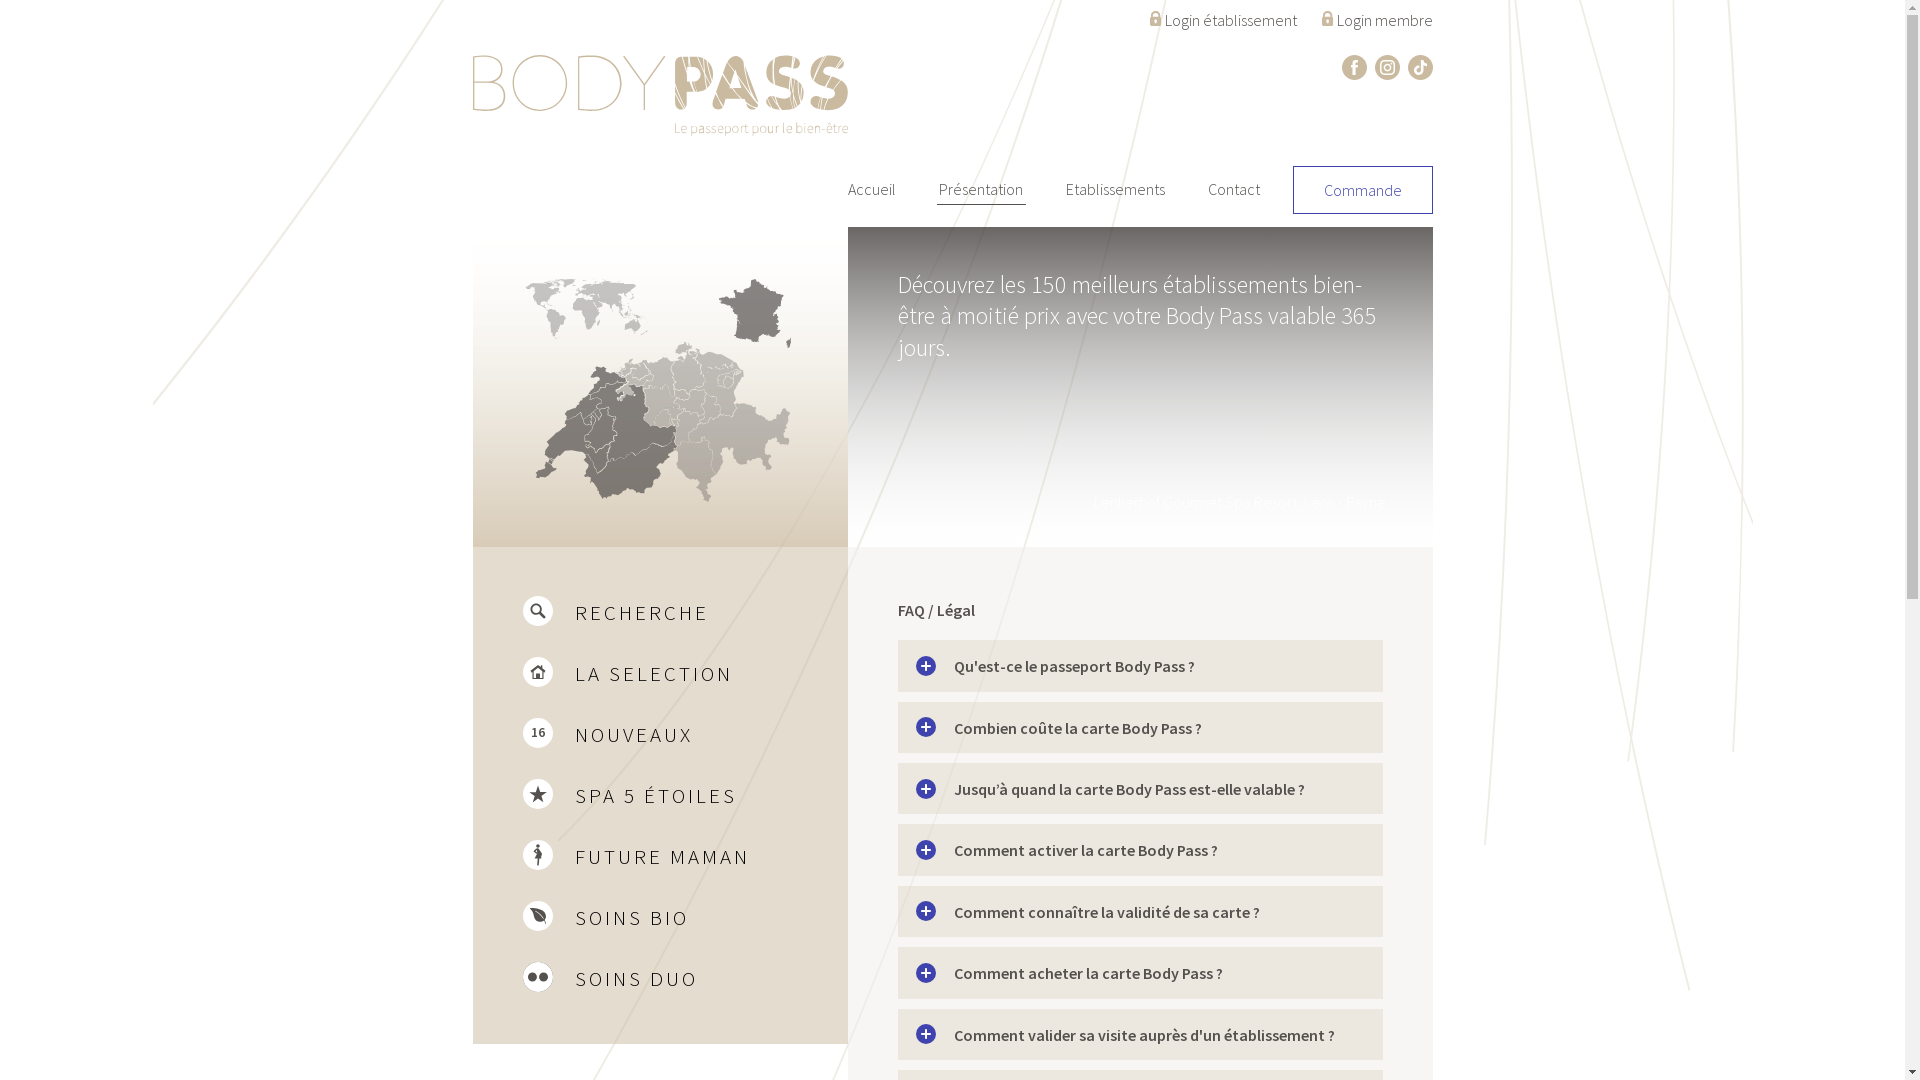  Describe the element at coordinates (1304, 189) in the screenshot. I see `'Commande'` at that location.